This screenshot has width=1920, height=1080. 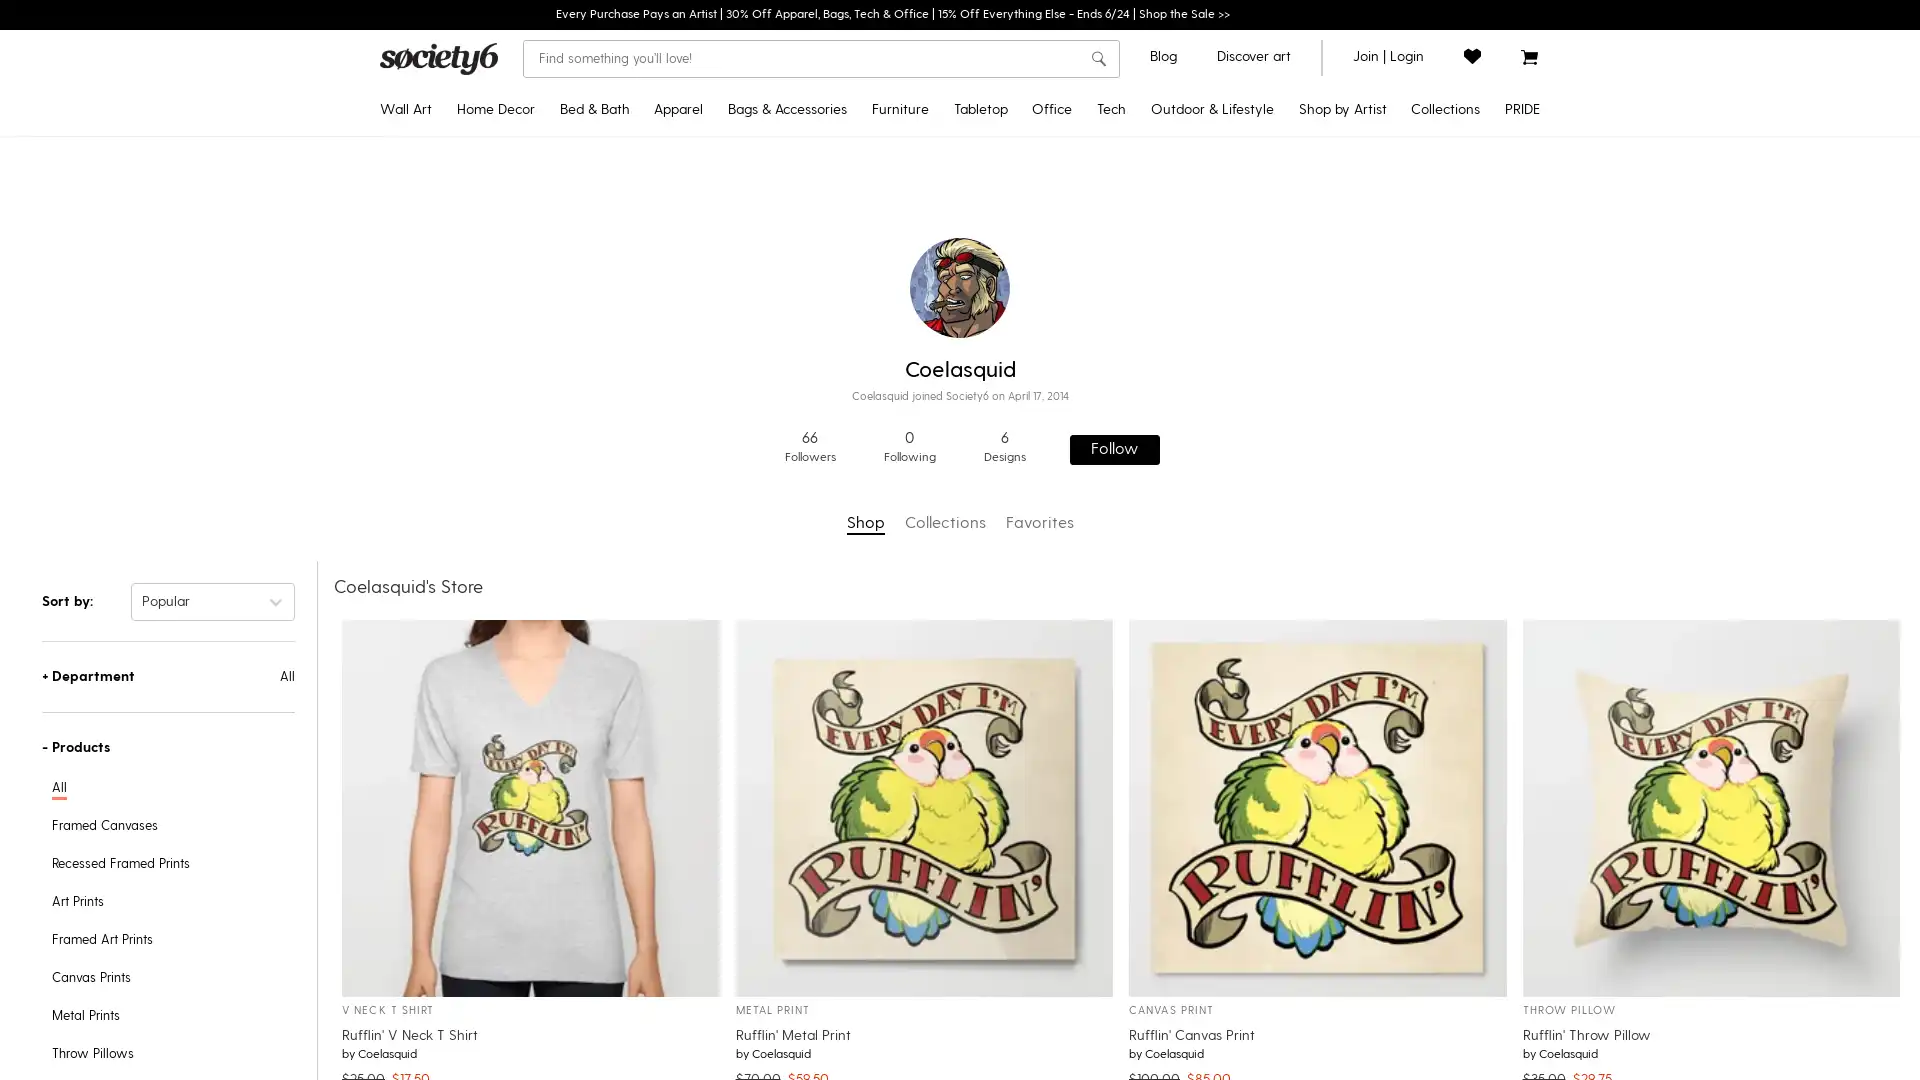 I want to click on Welcome Mats, so click(x=1238, y=353).